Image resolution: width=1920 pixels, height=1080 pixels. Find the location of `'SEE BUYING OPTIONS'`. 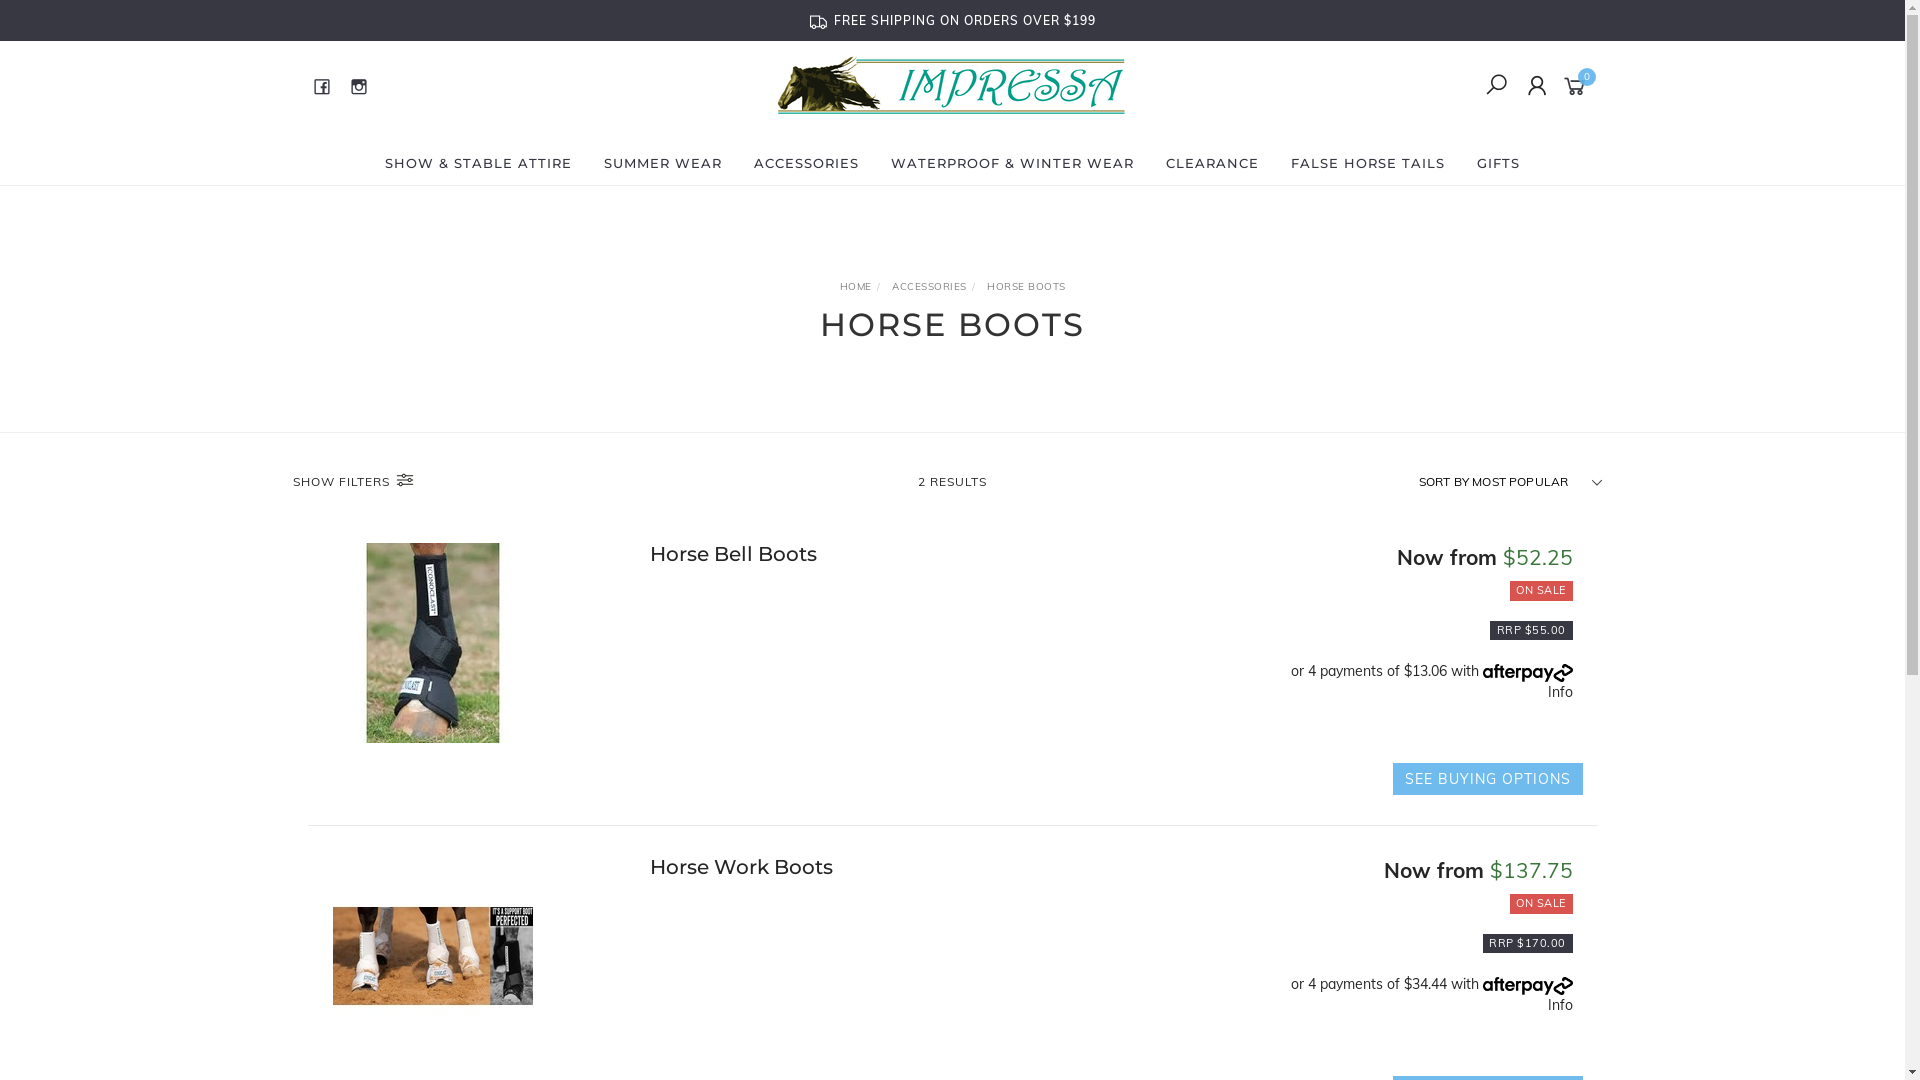

'SEE BUYING OPTIONS' is located at coordinates (1487, 778).